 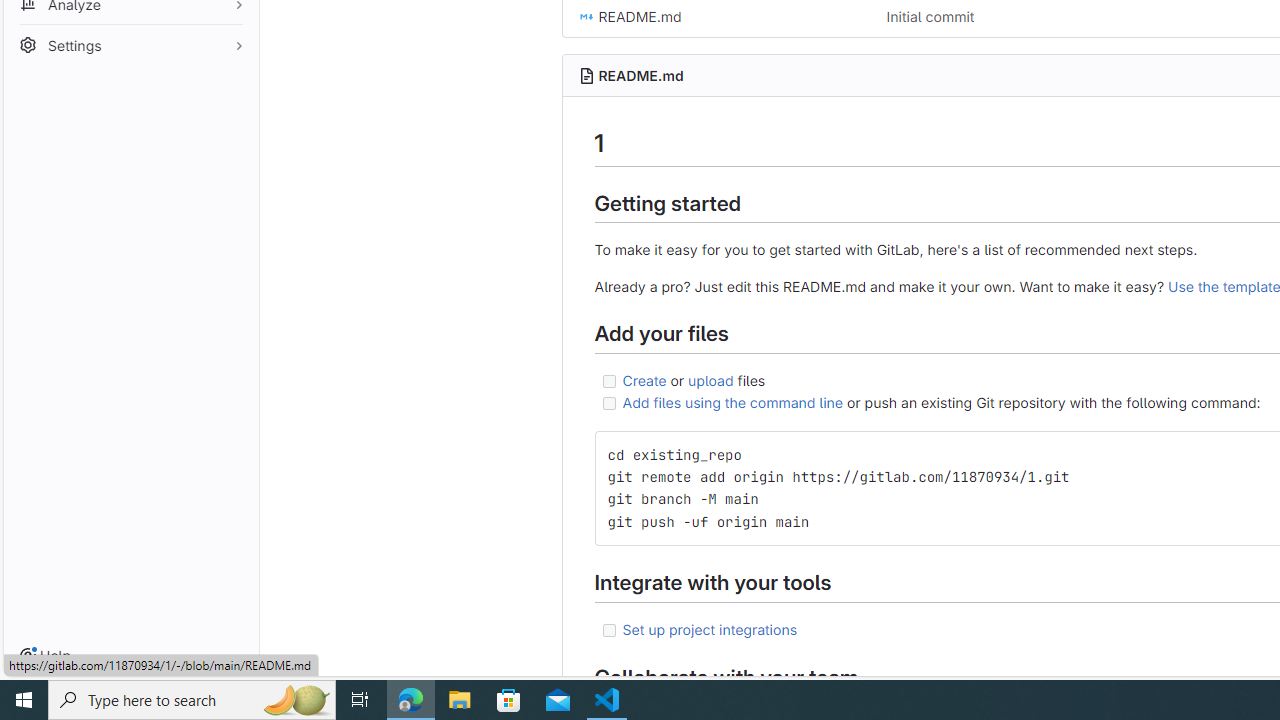 I want to click on 'Initial commit', so click(x=929, y=16).